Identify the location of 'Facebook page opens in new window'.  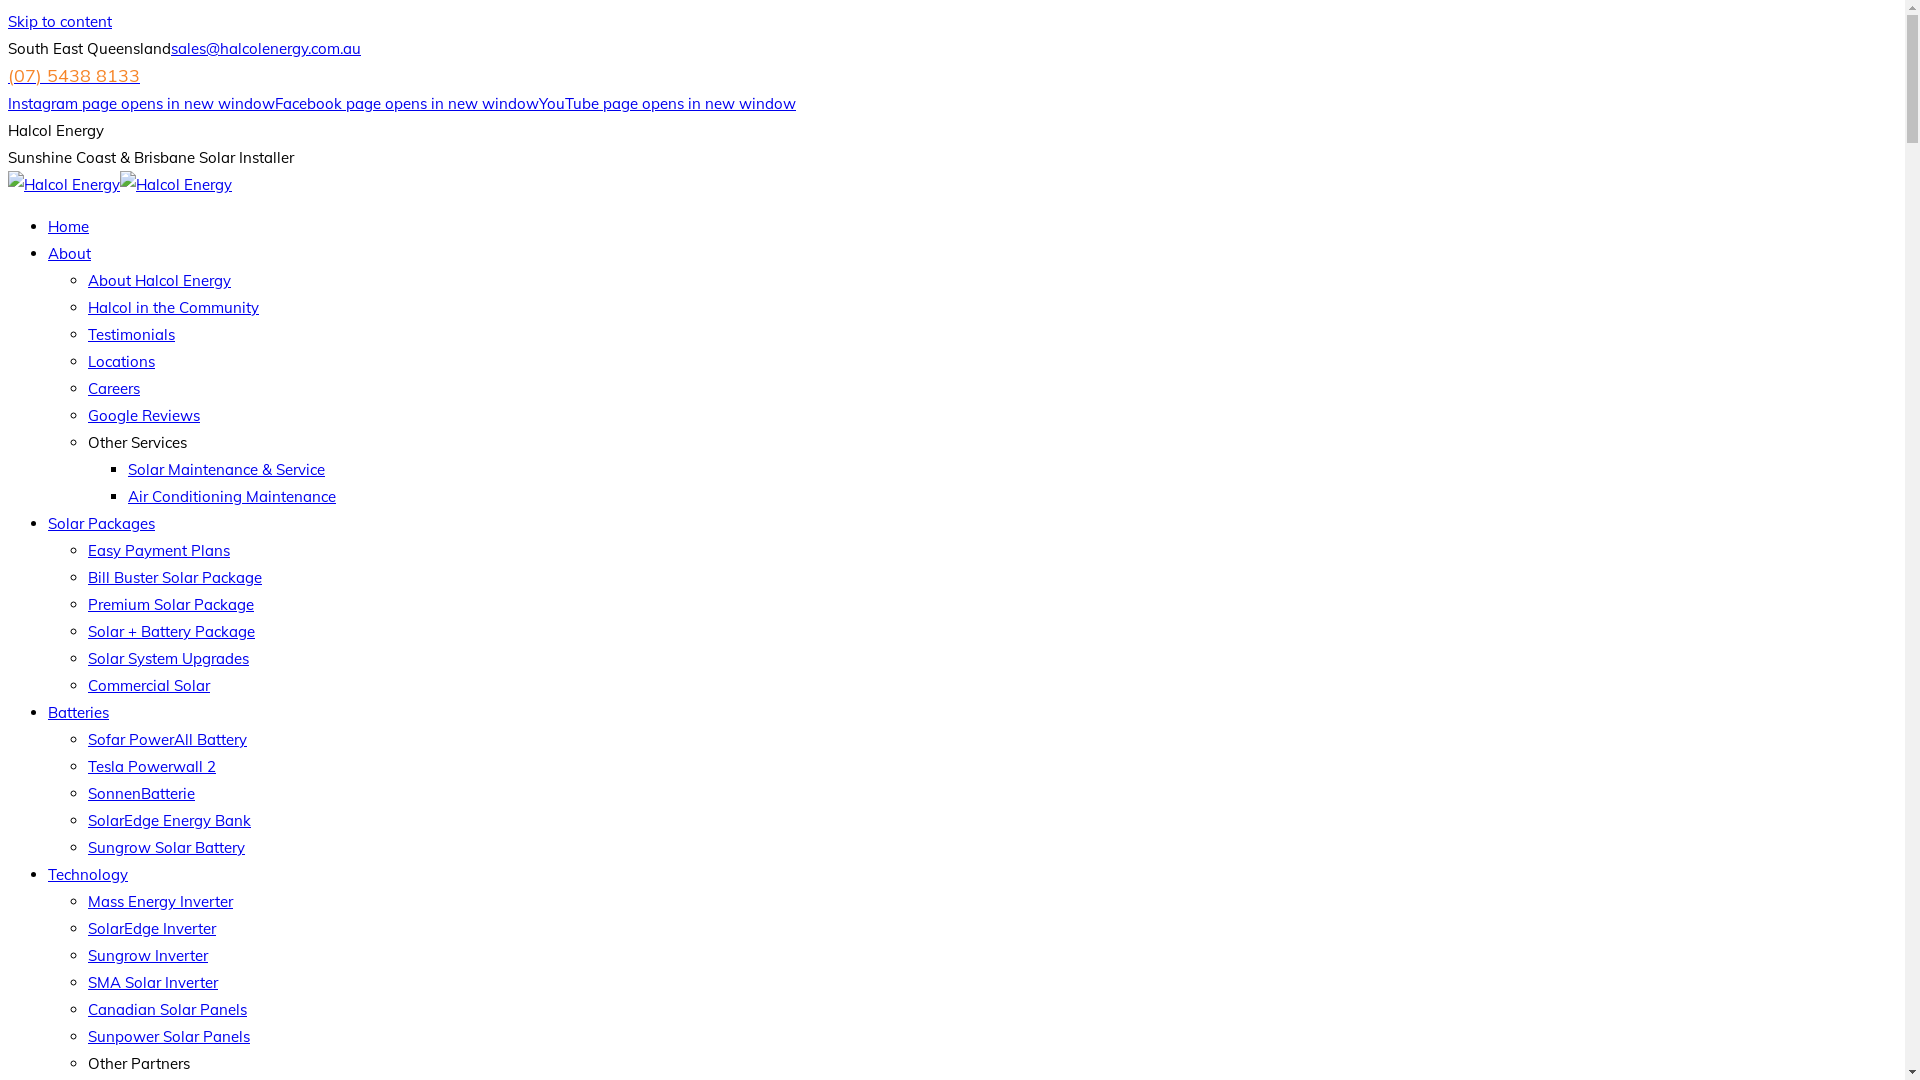
(406, 103).